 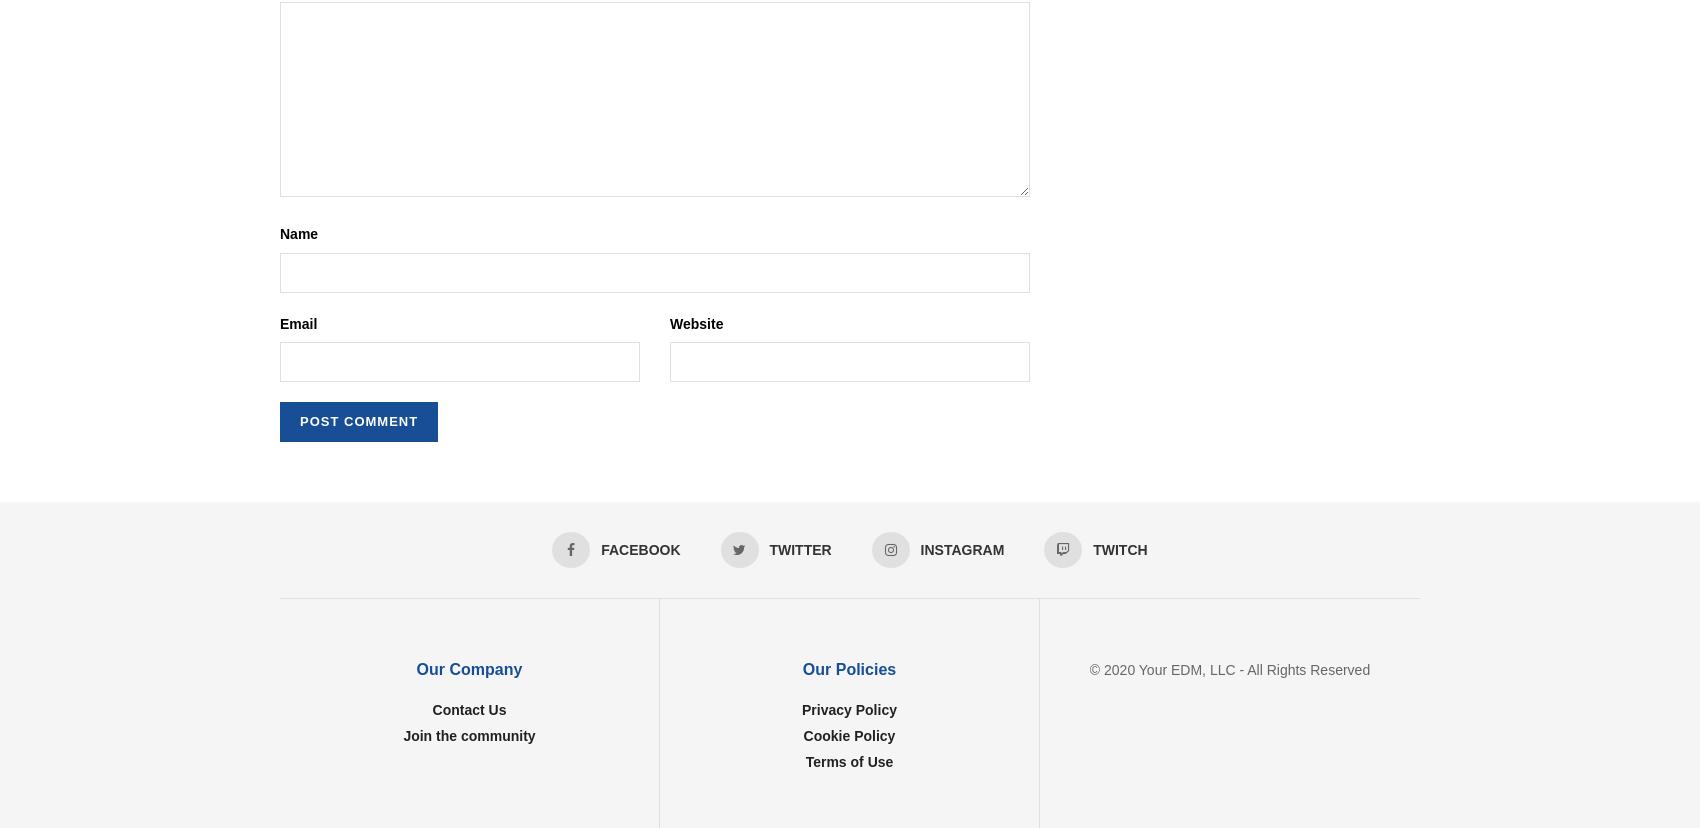 What do you see at coordinates (799, 549) in the screenshot?
I see `'Twitter'` at bounding box center [799, 549].